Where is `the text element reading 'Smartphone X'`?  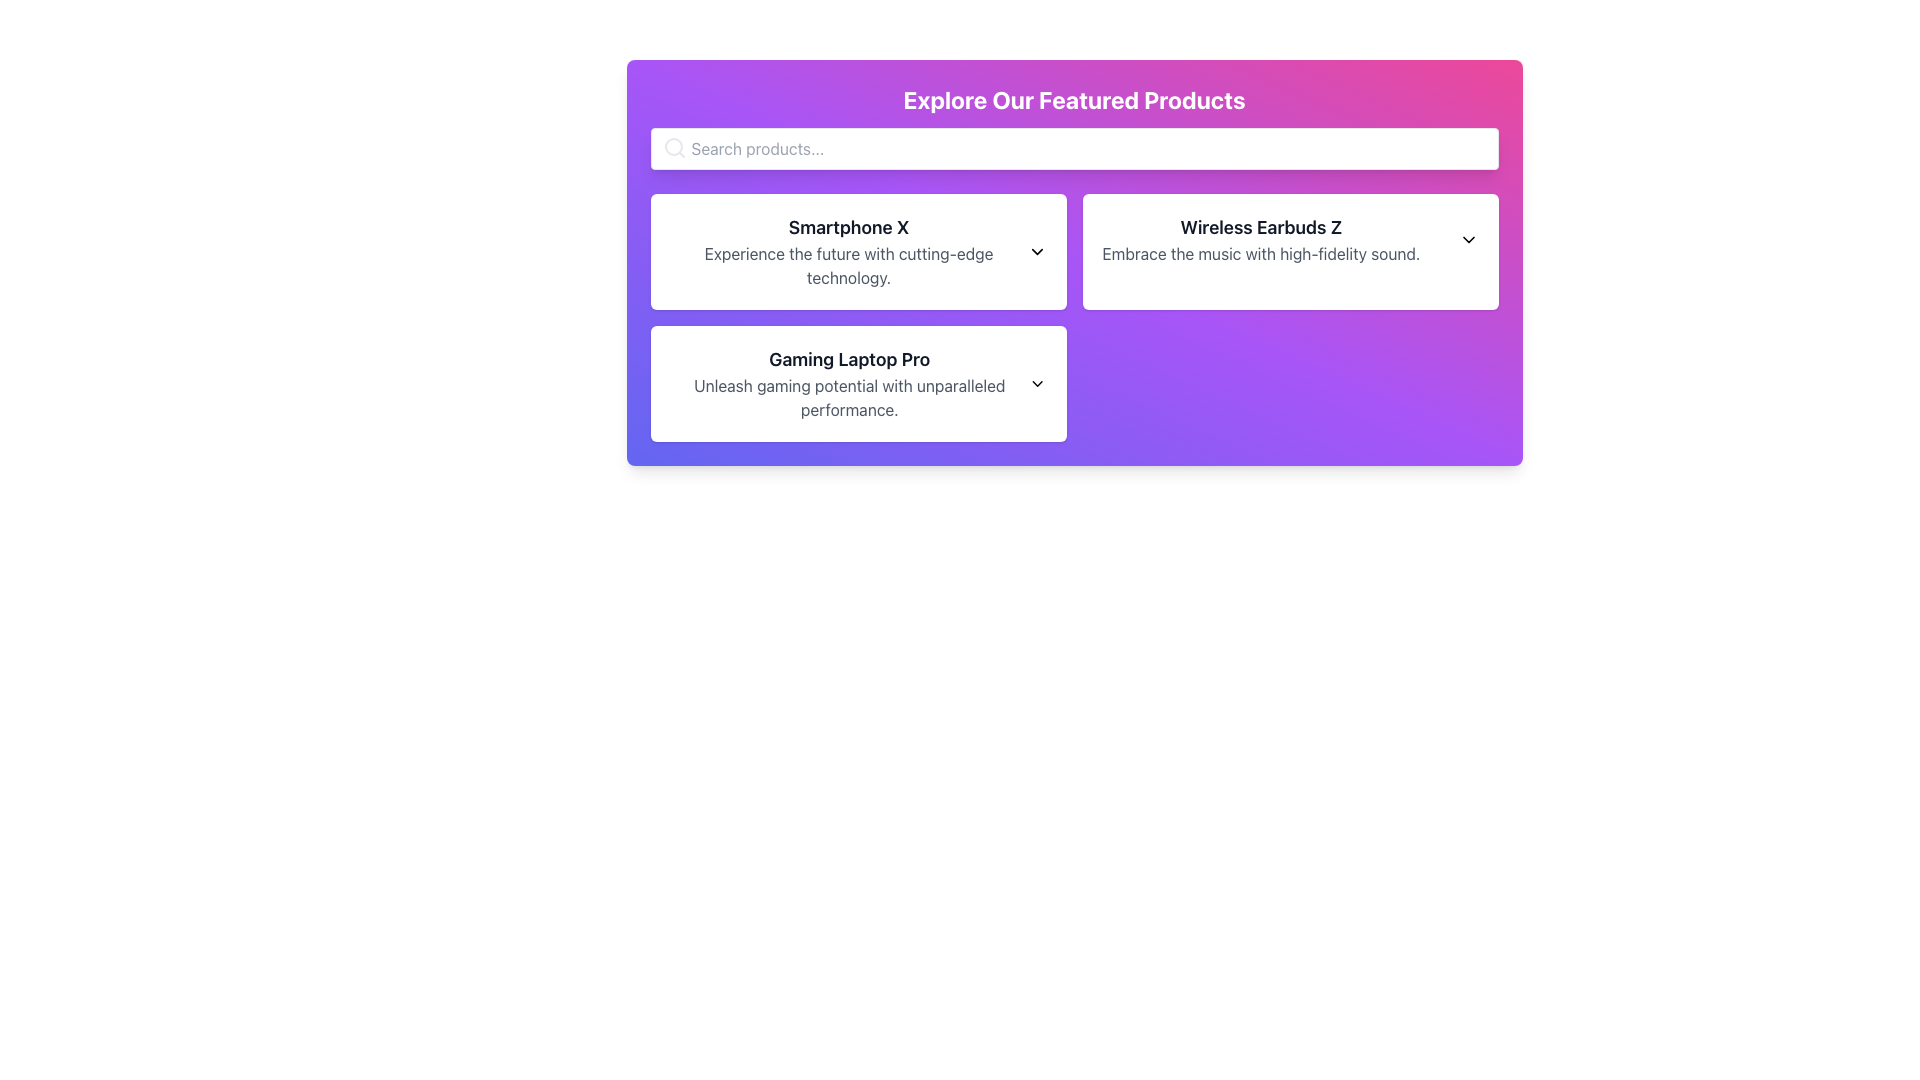
the text element reading 'Smartphone X' is located at coordinates (849, 226).